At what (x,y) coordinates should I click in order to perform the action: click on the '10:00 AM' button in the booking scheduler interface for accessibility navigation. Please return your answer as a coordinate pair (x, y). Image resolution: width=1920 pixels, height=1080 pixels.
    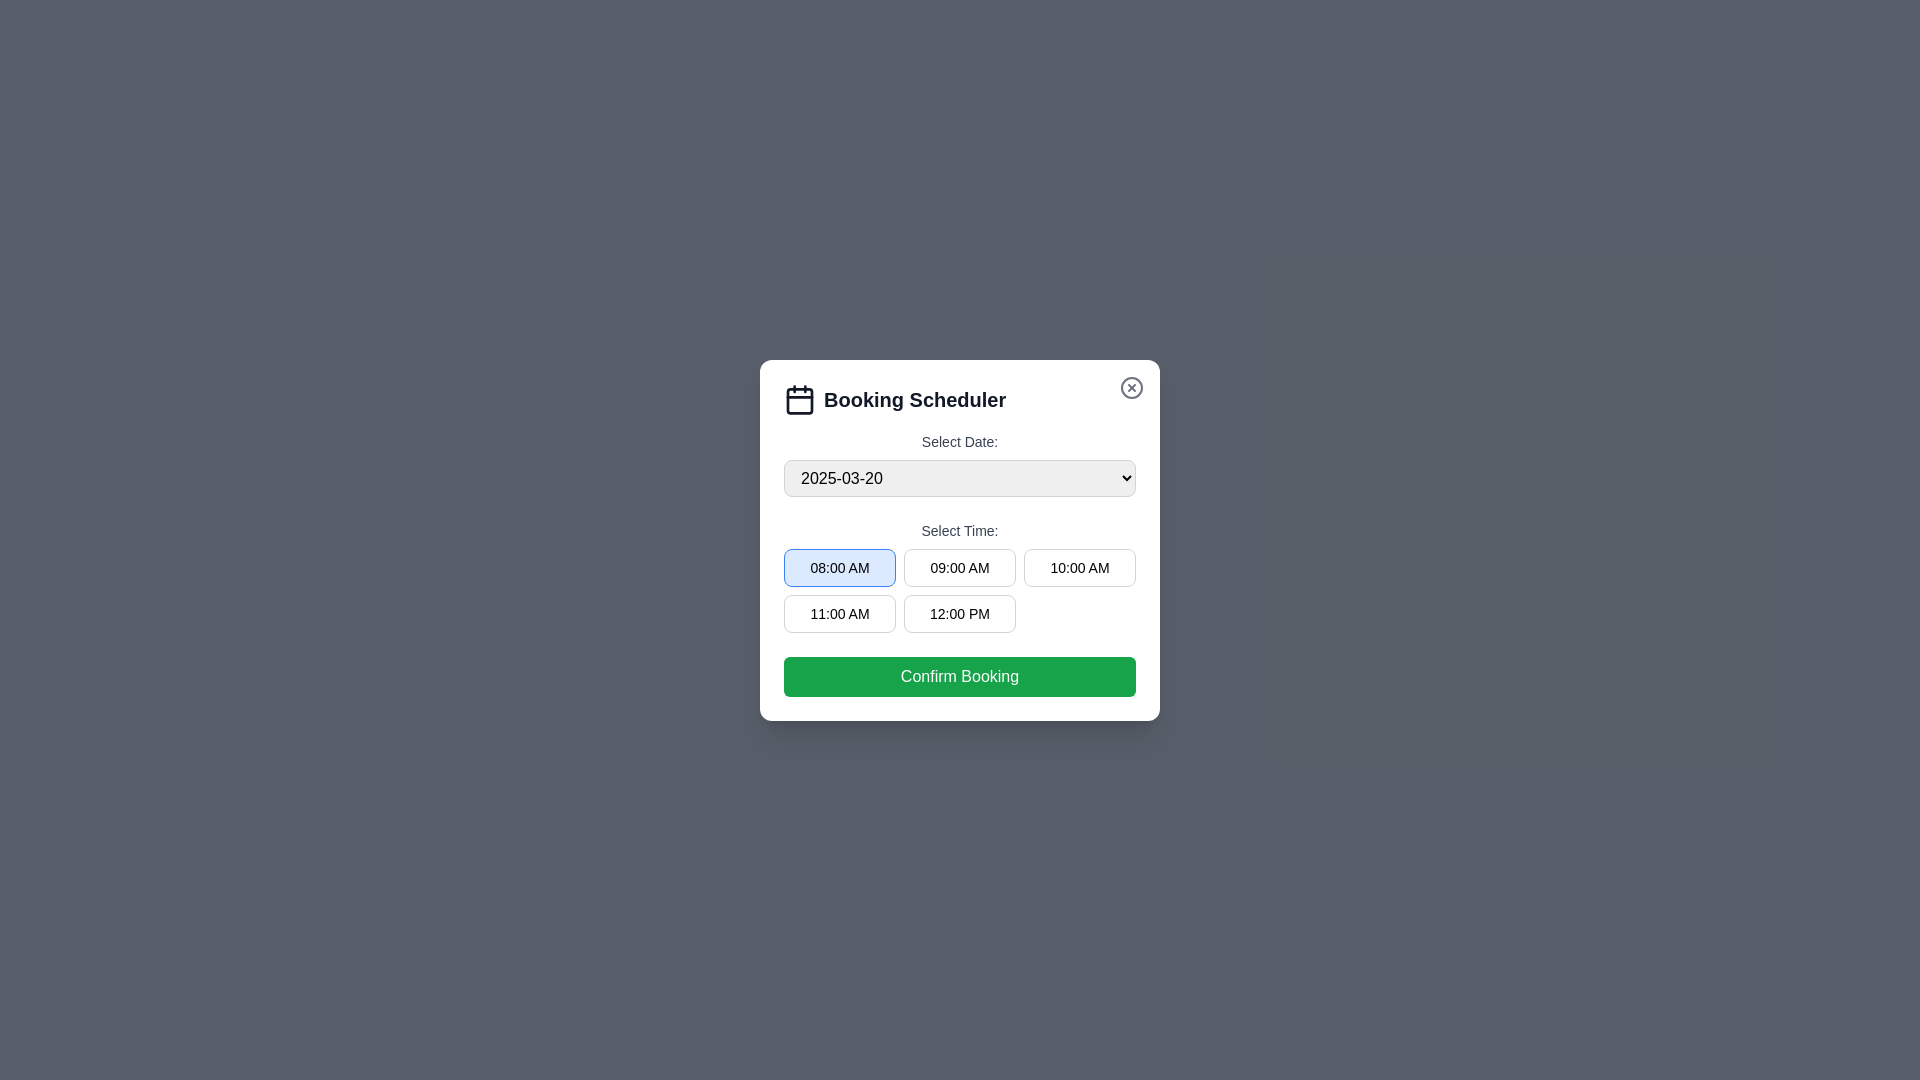
    Looking at the image, I should click on (1079, 567).